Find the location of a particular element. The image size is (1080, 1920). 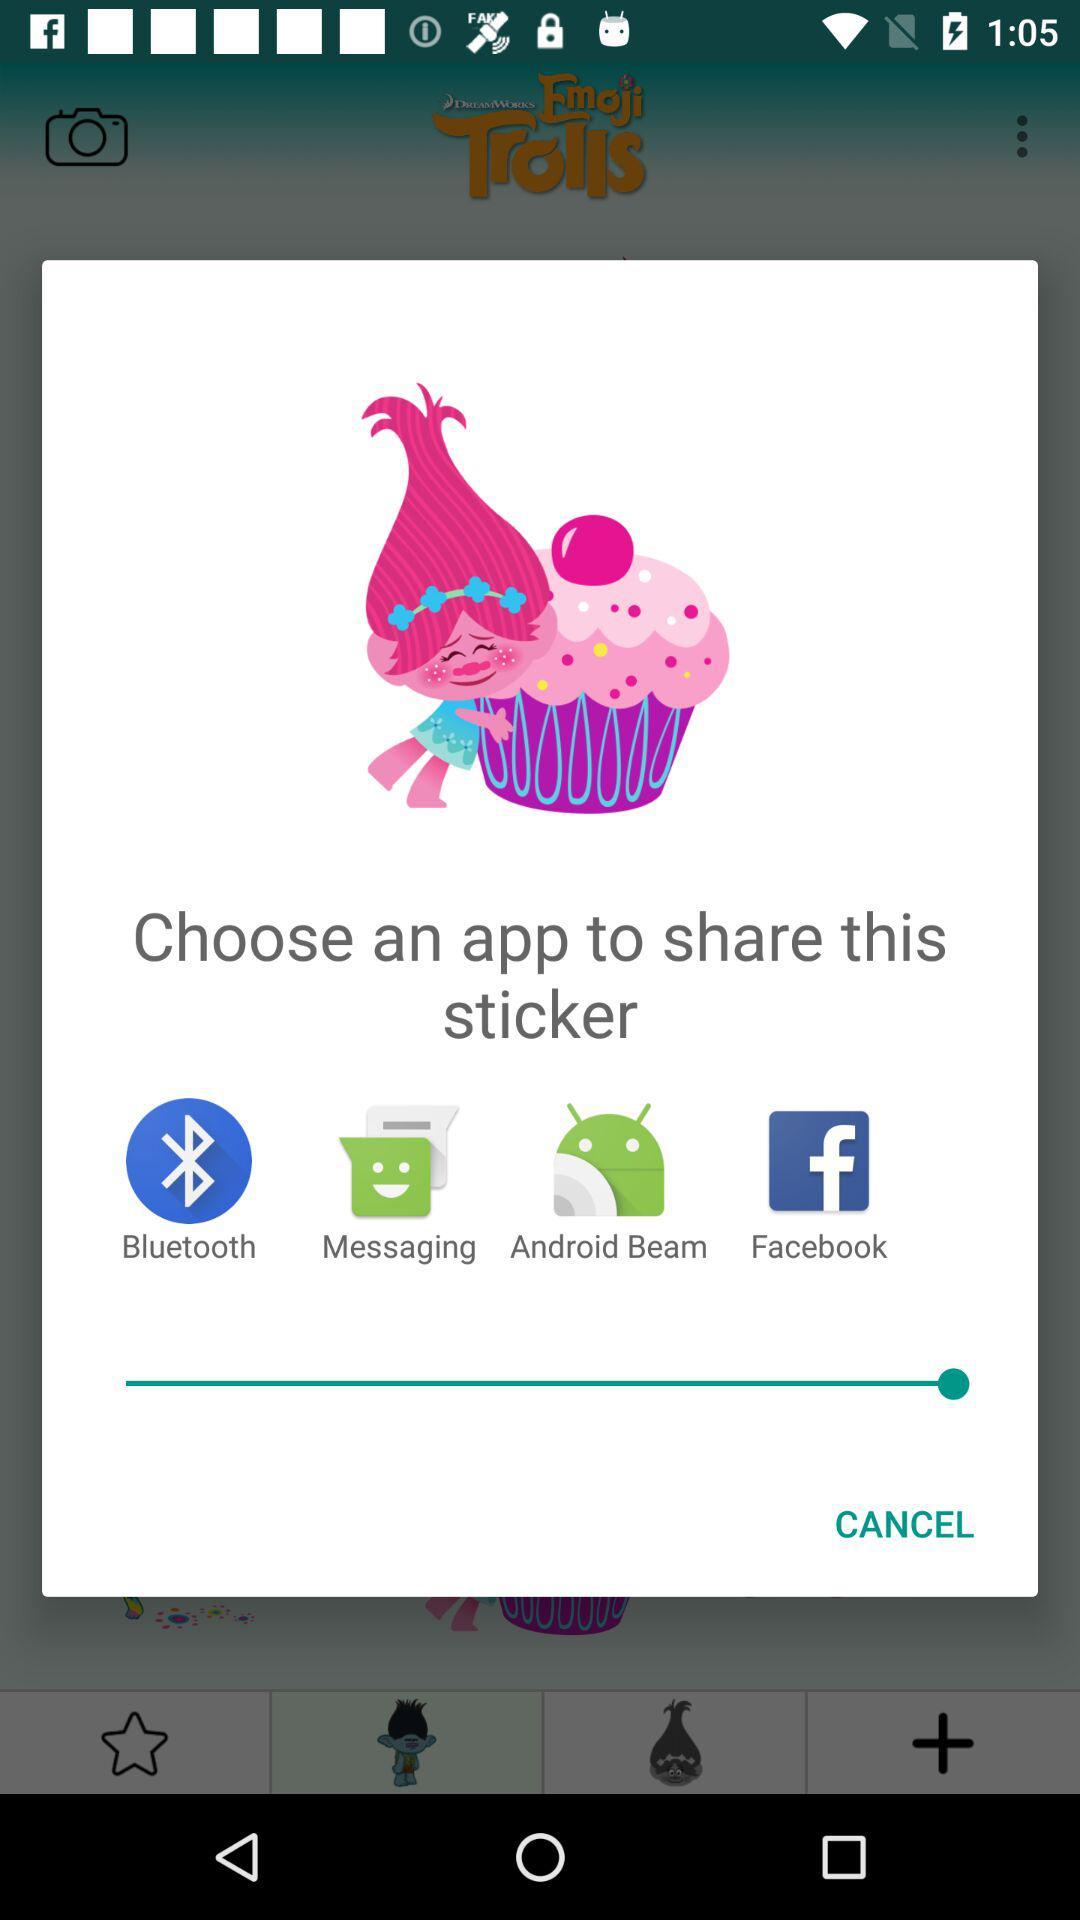

cancel at the bottom right corner is located at coordinates (904, 1522).